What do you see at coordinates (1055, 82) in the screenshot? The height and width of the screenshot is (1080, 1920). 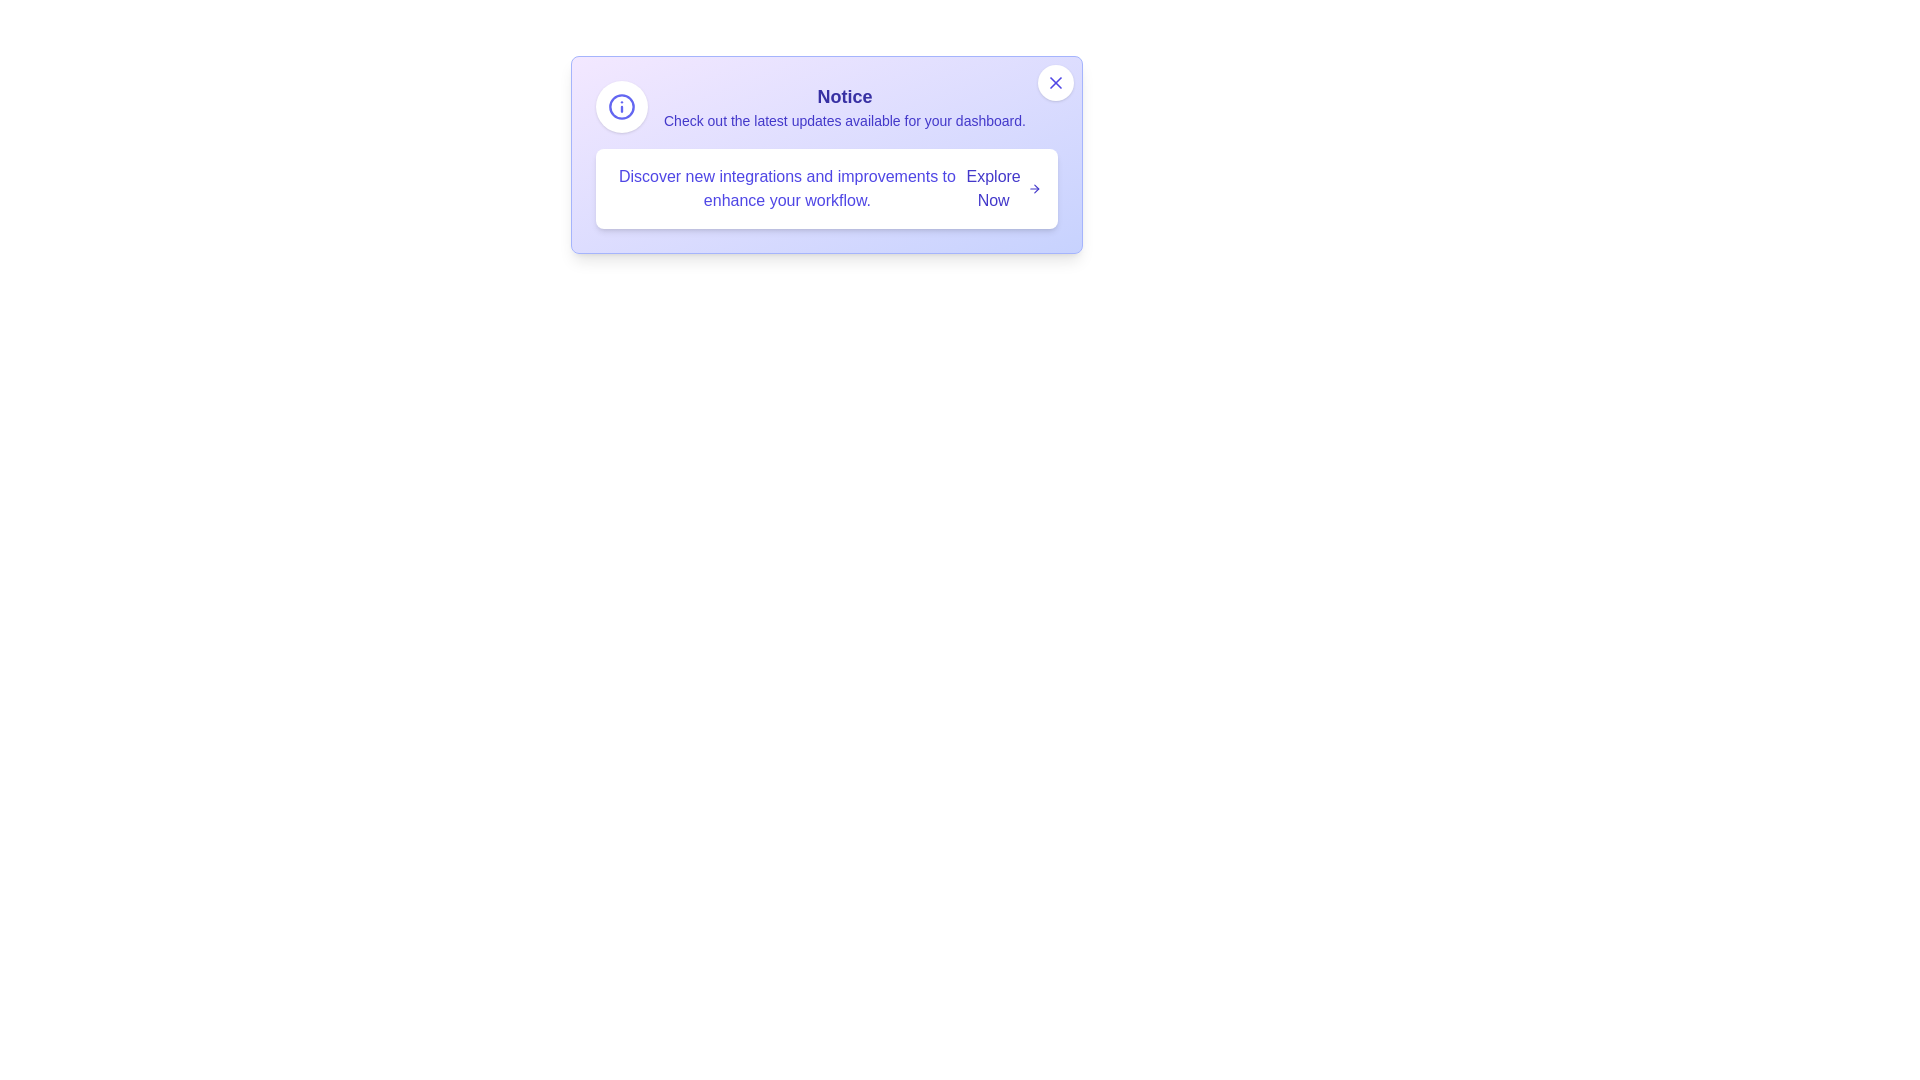 I see `the close button in the top-right corner of the alert card` at bounding box center [1055, 82].